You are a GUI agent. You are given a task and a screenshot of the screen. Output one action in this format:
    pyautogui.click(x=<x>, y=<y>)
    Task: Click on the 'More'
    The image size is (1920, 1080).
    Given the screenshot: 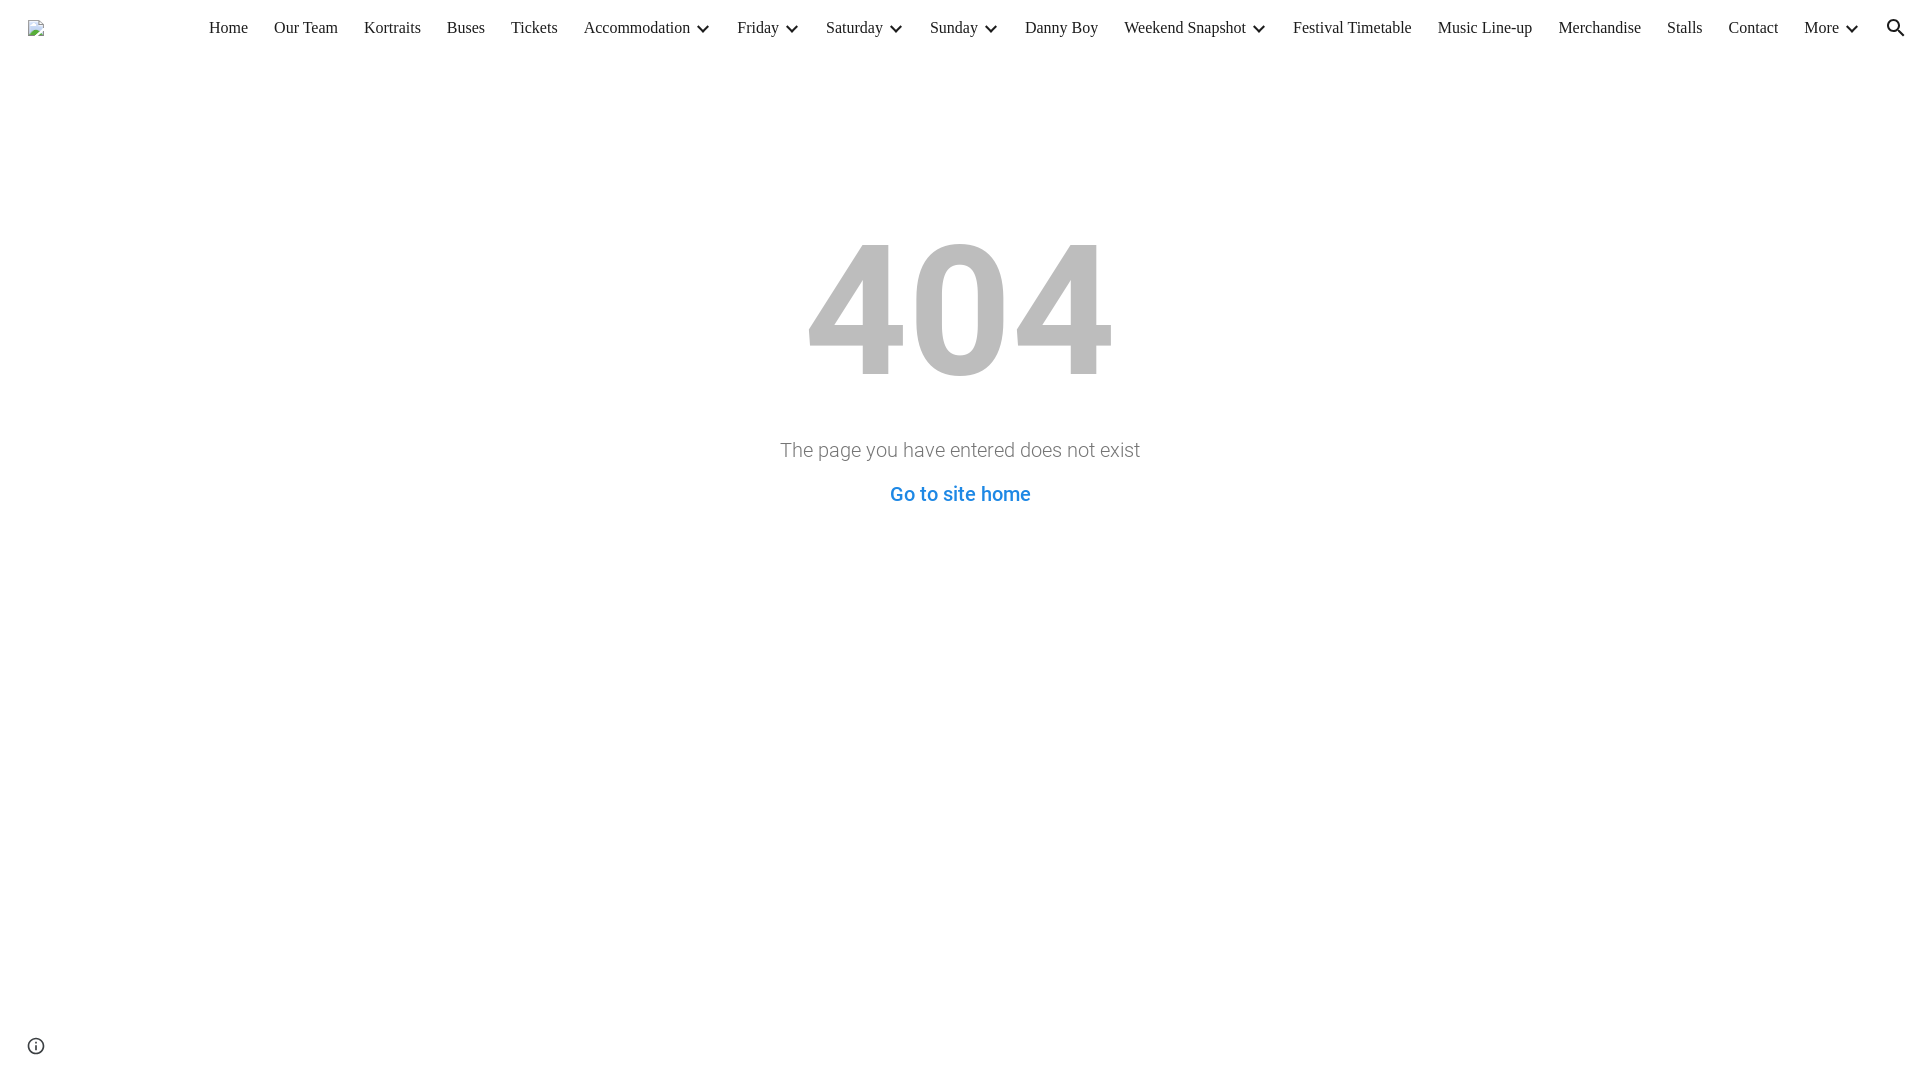 What is the action you would take?
    pyautogui.click(x=1804, y=27)
    